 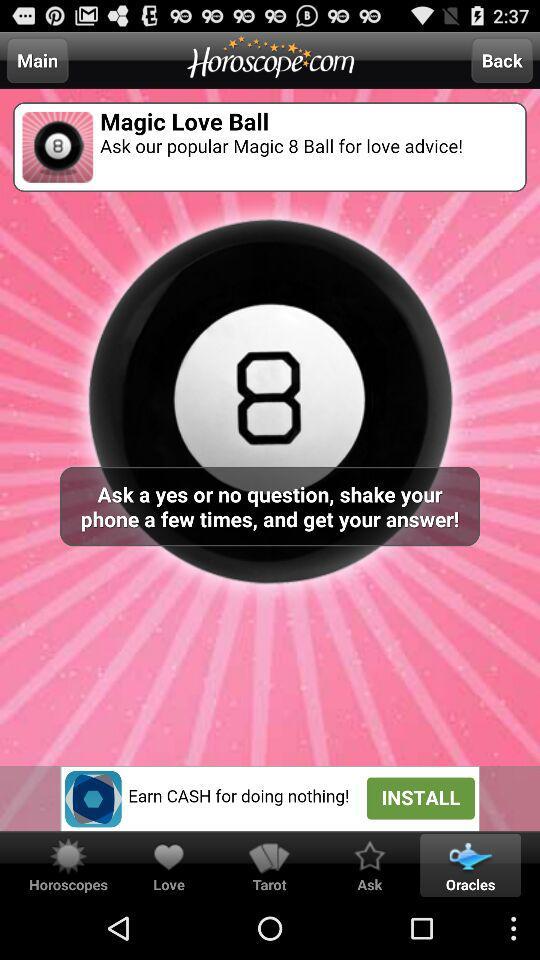 What do you see at coordinates (270, 798) in the screenshot?
I see `hit install` at bounding box center [270, 798].